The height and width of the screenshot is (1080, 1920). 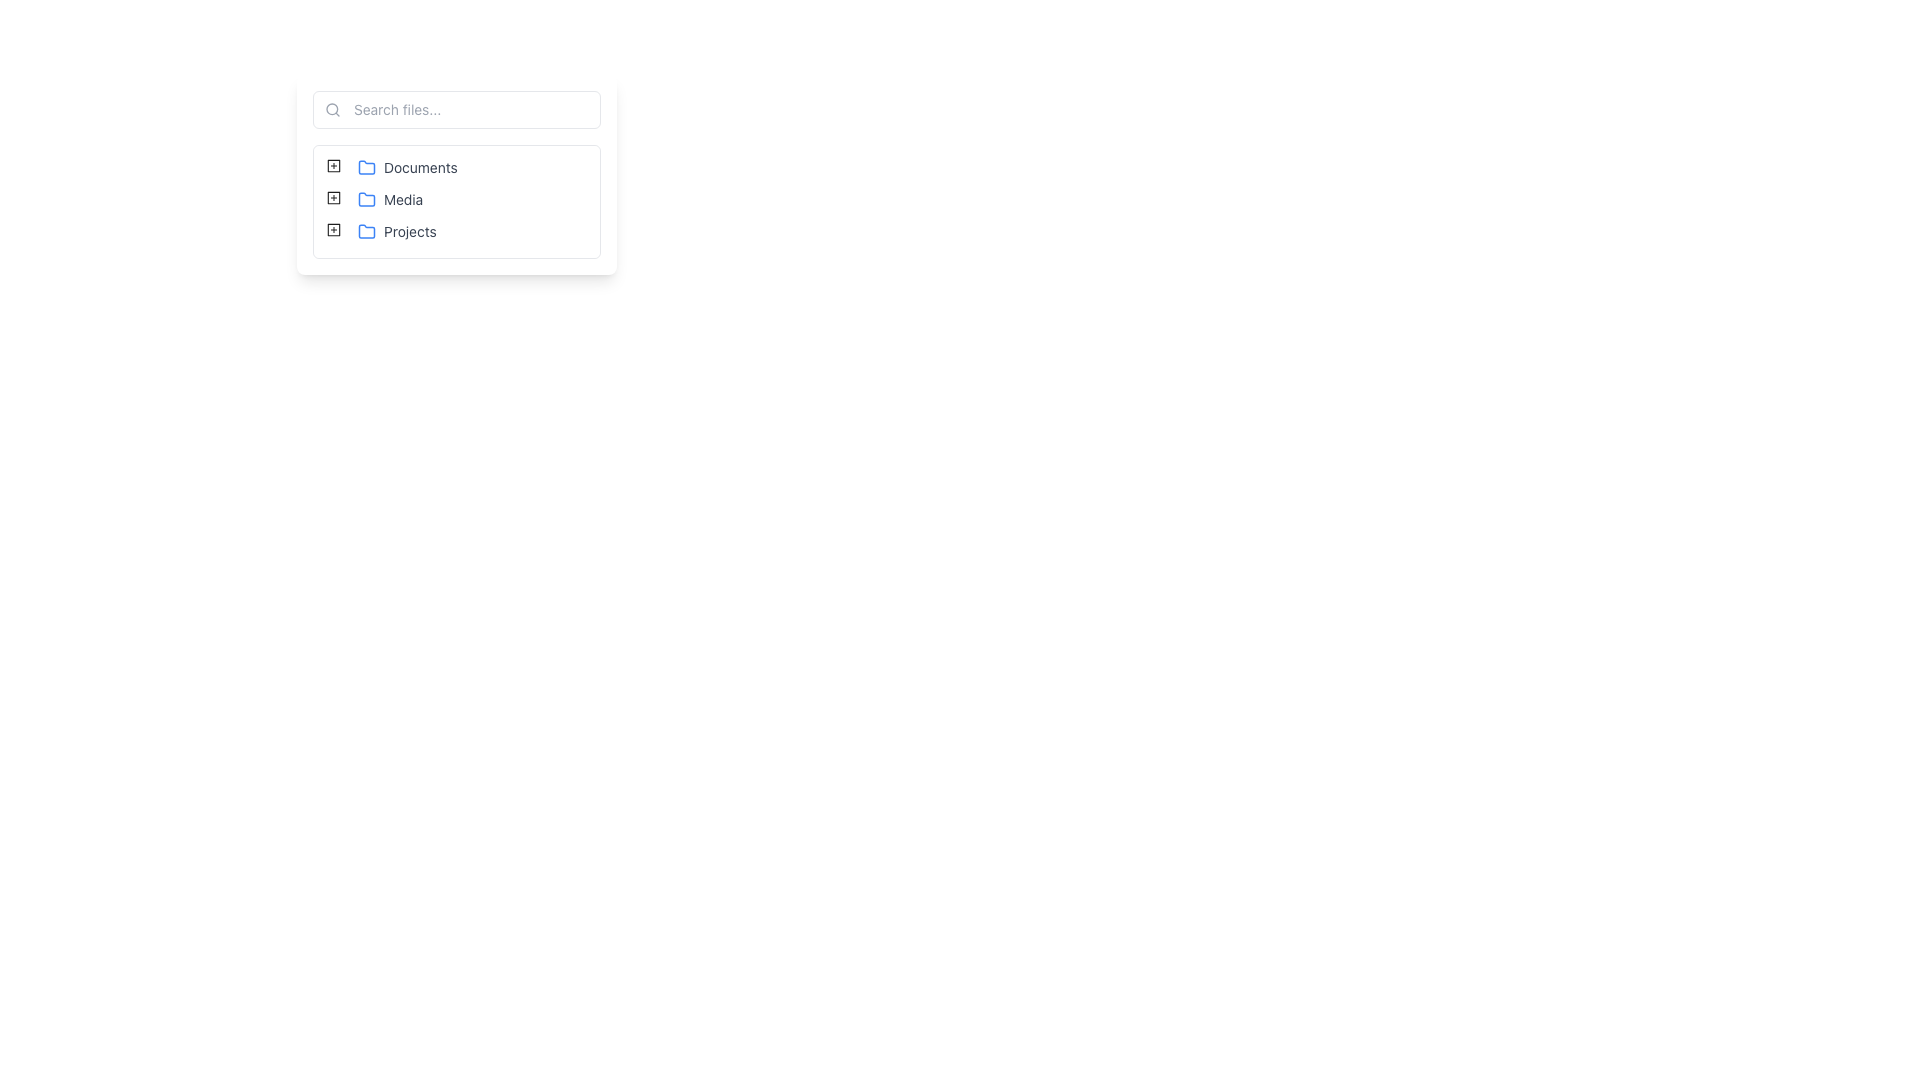 What do you see at coordinates (334, 167) in the screenshot?
I see `the Expand/collapse toggle button located to the left of the 'Documents' folder label in the vertical file-tree component` at bounding box center [334, 167].